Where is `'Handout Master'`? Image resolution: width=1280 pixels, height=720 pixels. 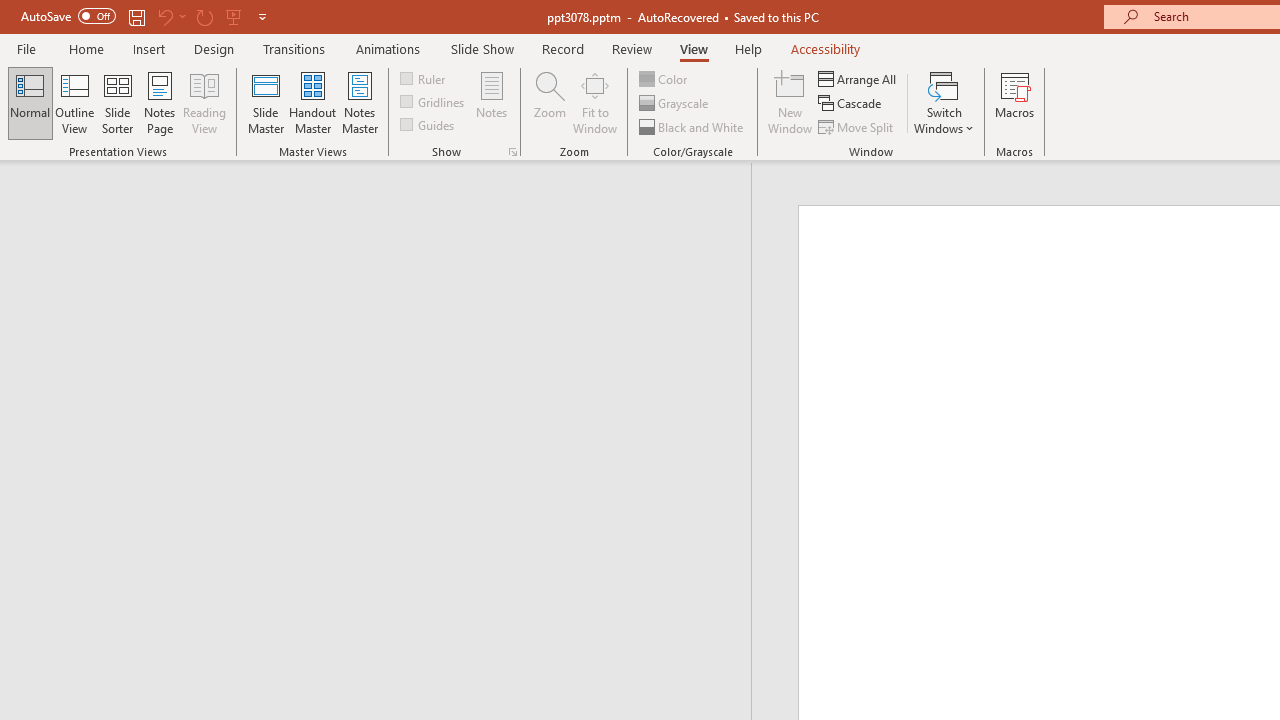 'Handout Master' is located at coordinates (311, 103).